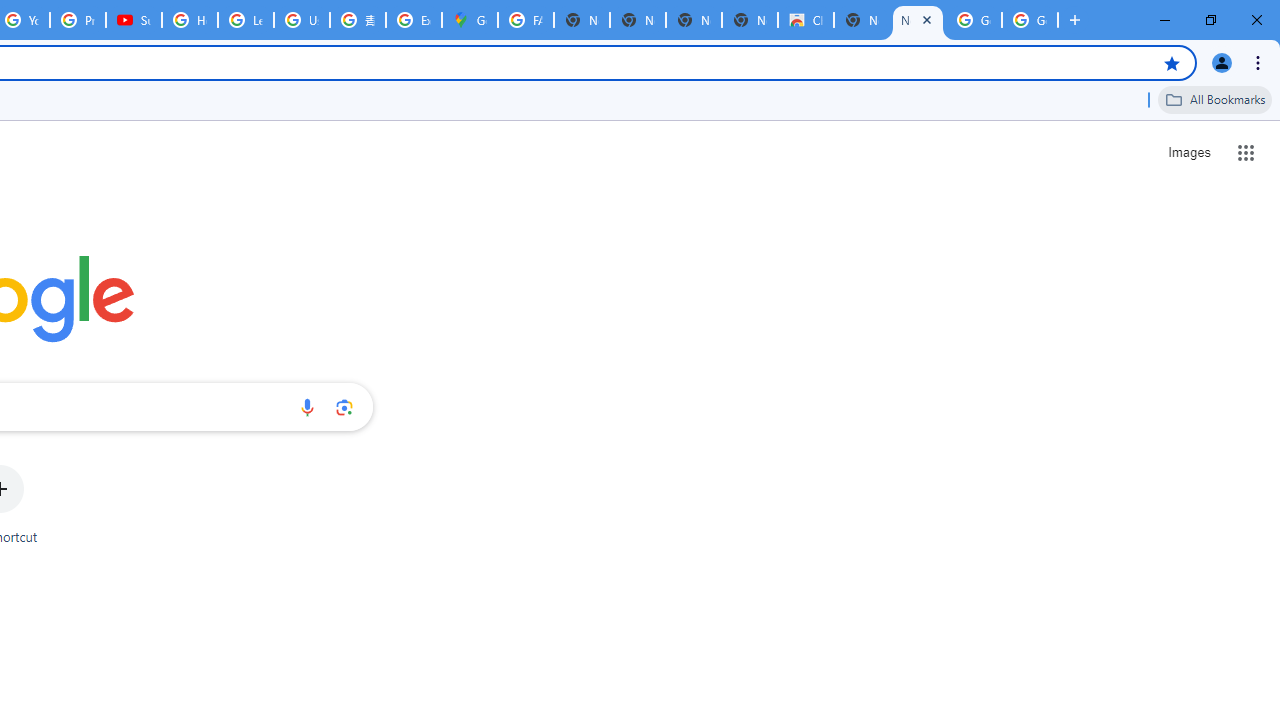  I want to click on 'Google Maps', so click(468, 20).